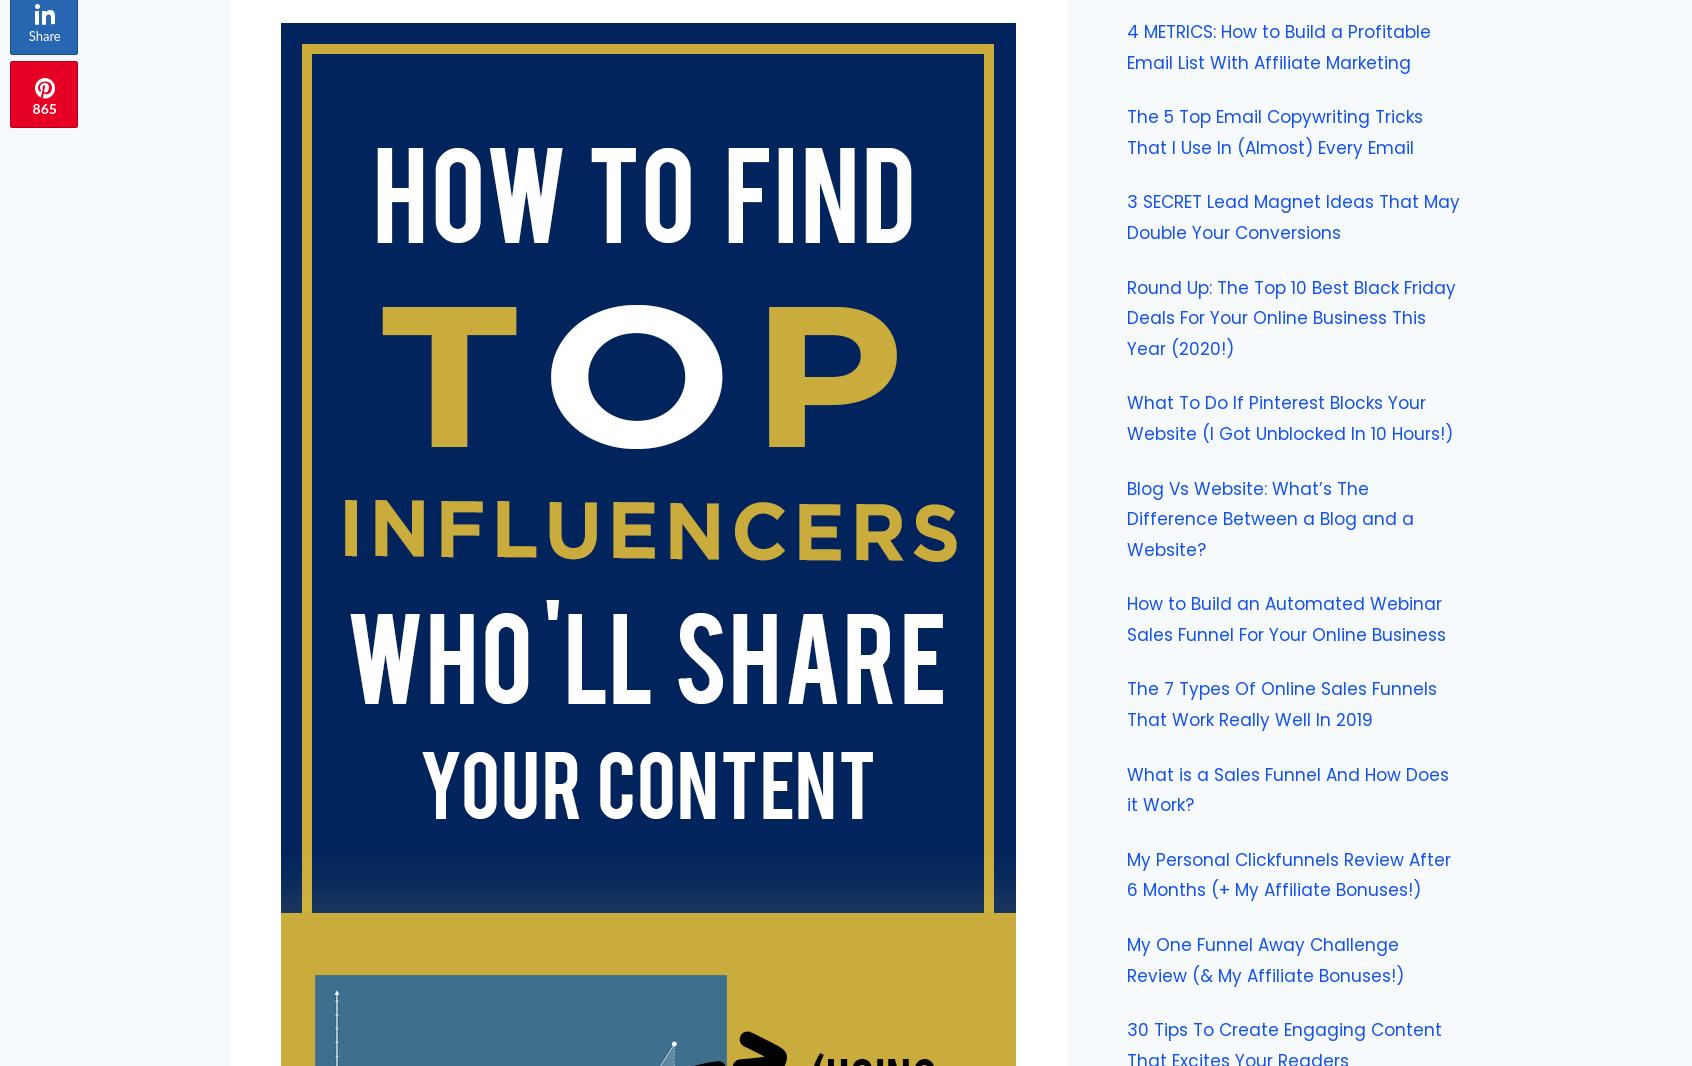 This screenshot has width=1692, height=1066. I want to click on 'How to Build an Automated Webinar Sales Funnel For Your Online Business', so click(1285, 618).